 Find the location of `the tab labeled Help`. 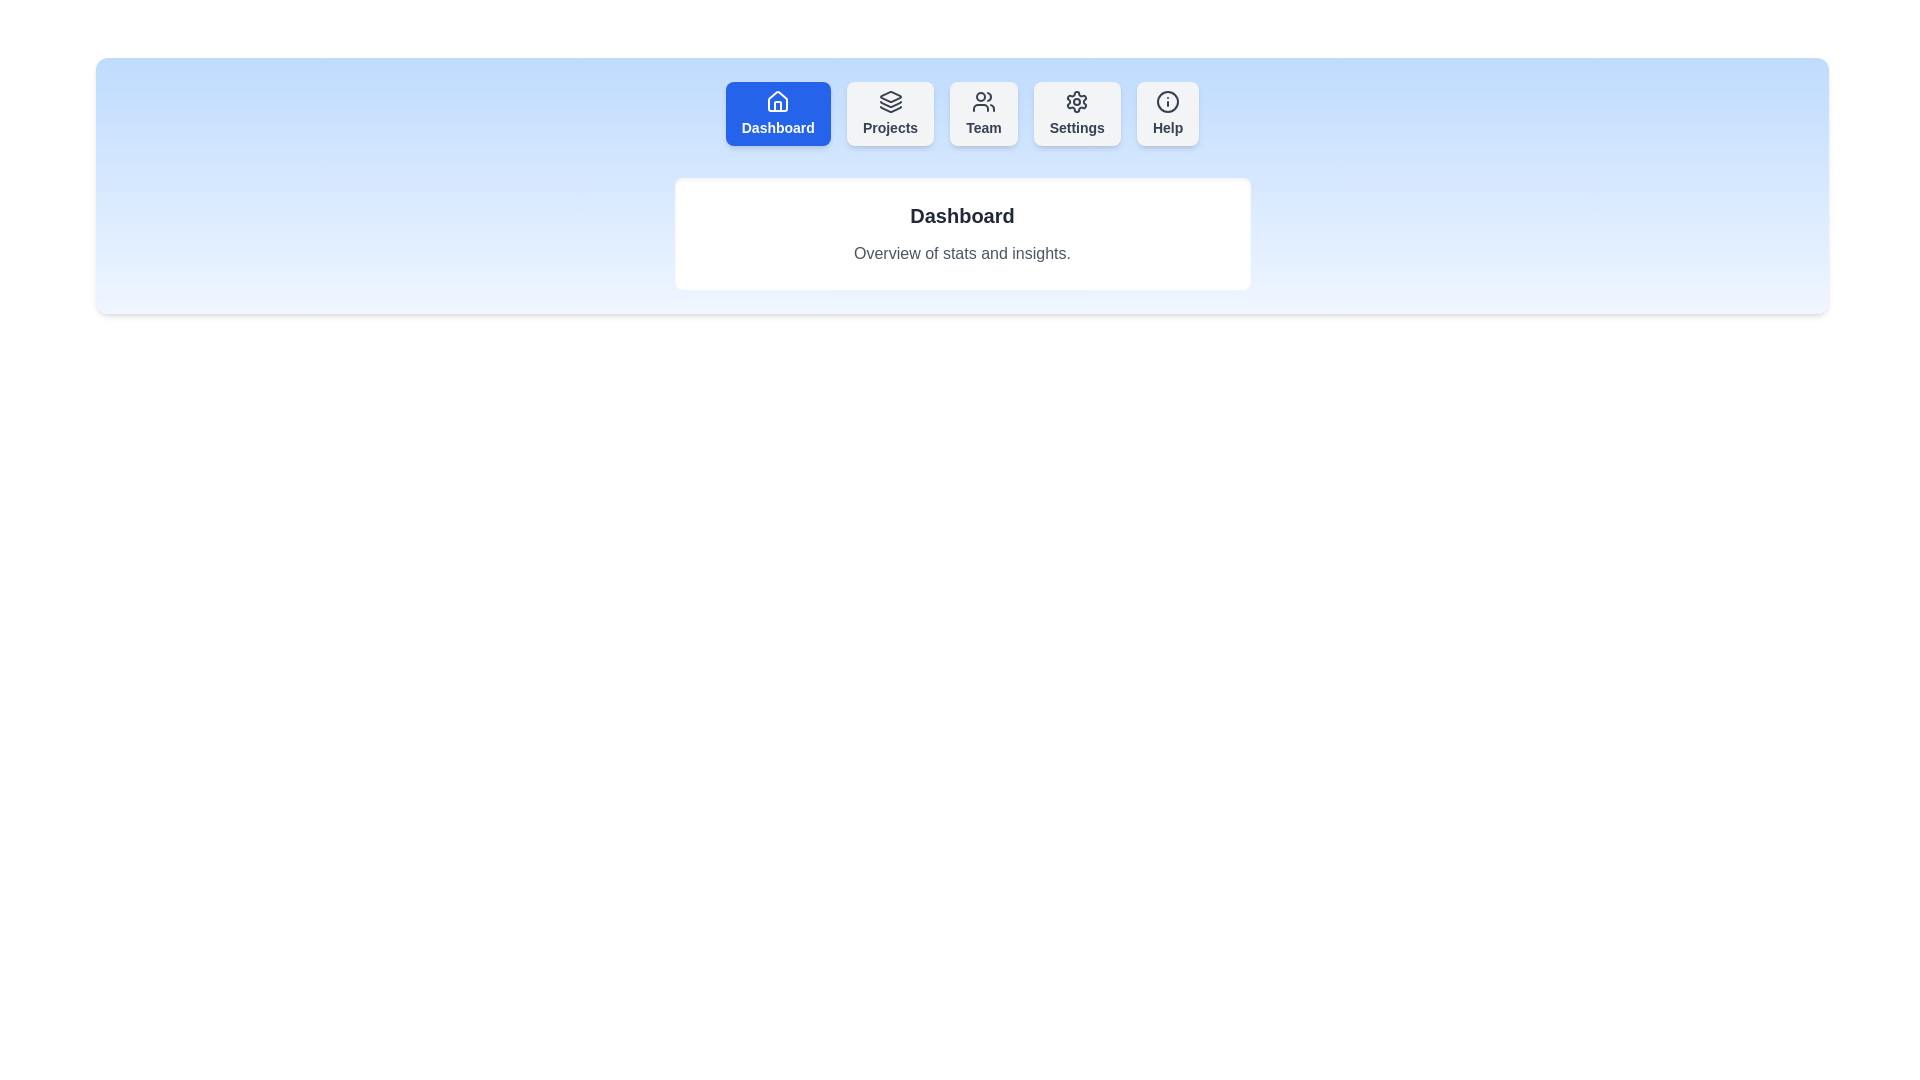

the tab labeled Help is located at coordinates (1168, 114).